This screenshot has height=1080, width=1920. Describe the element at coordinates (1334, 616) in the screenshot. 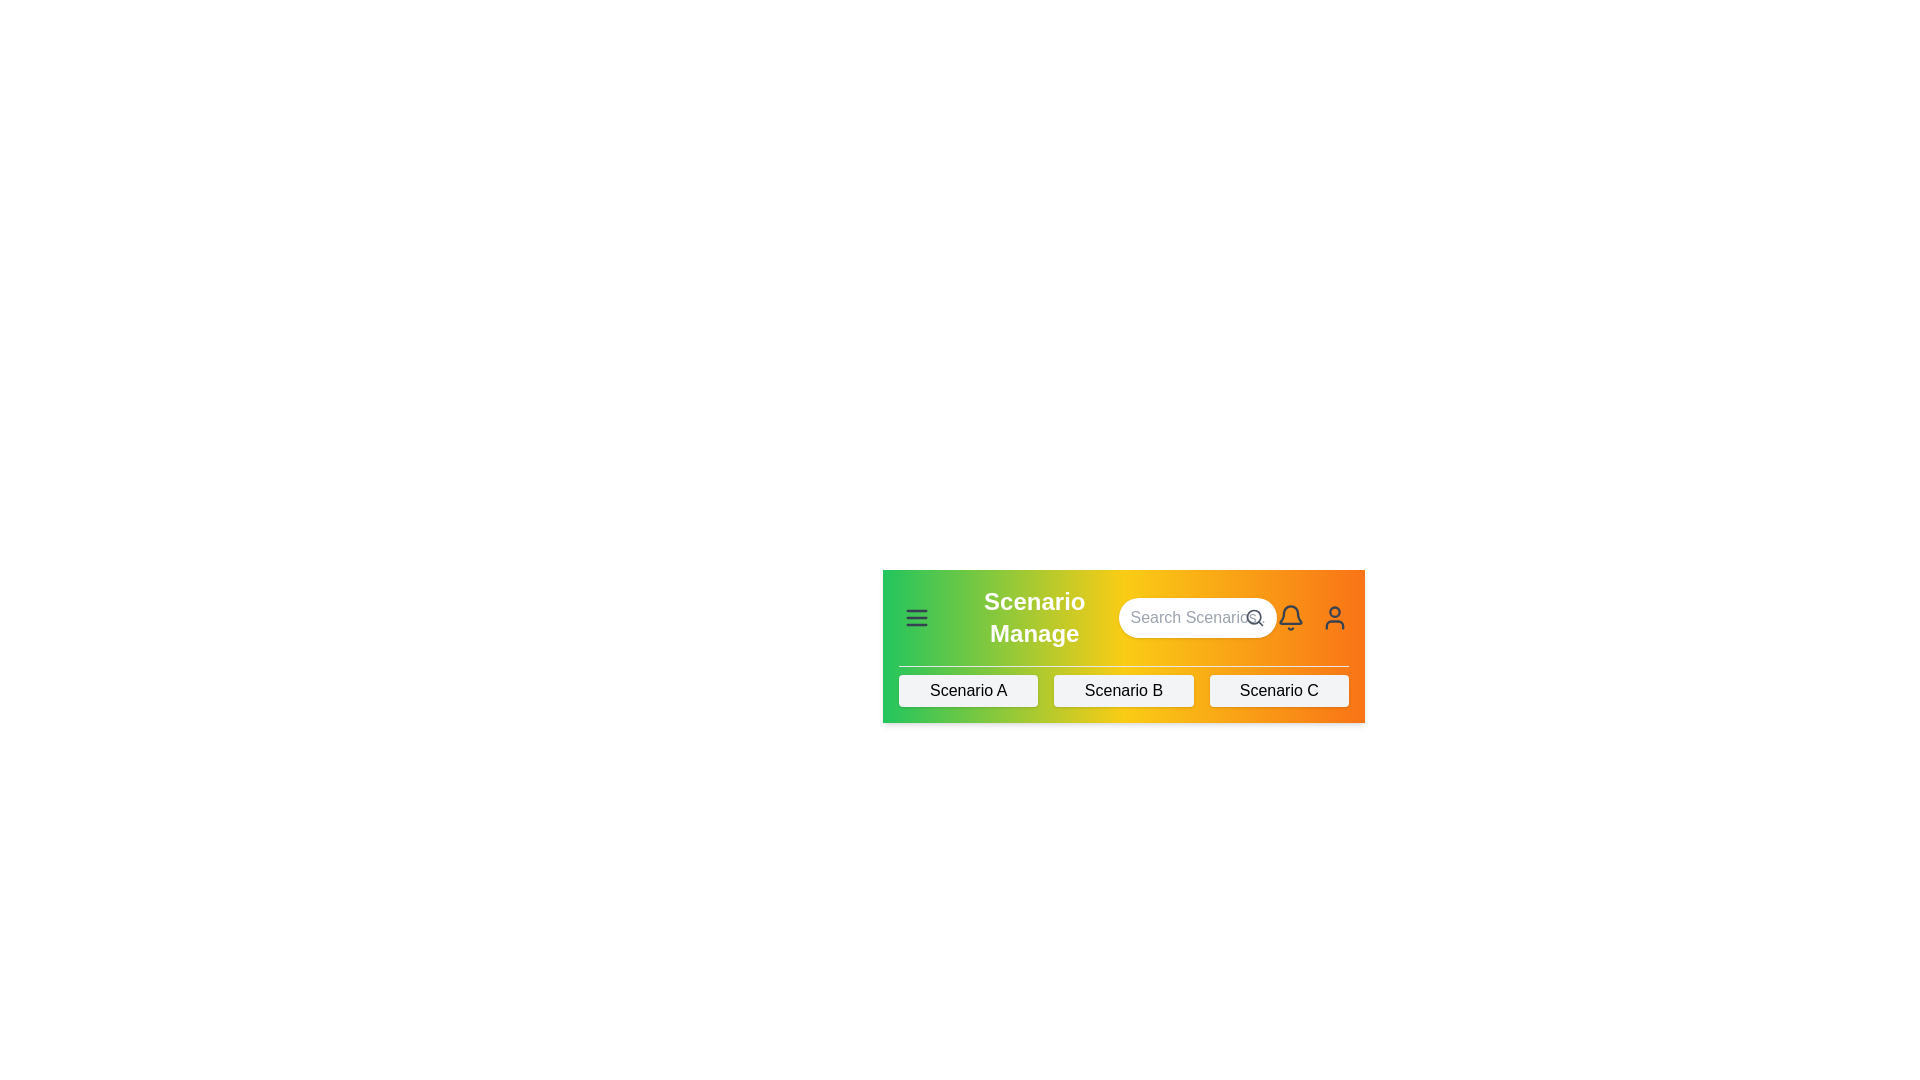

I see `the user icon to access user-related options` at that location.